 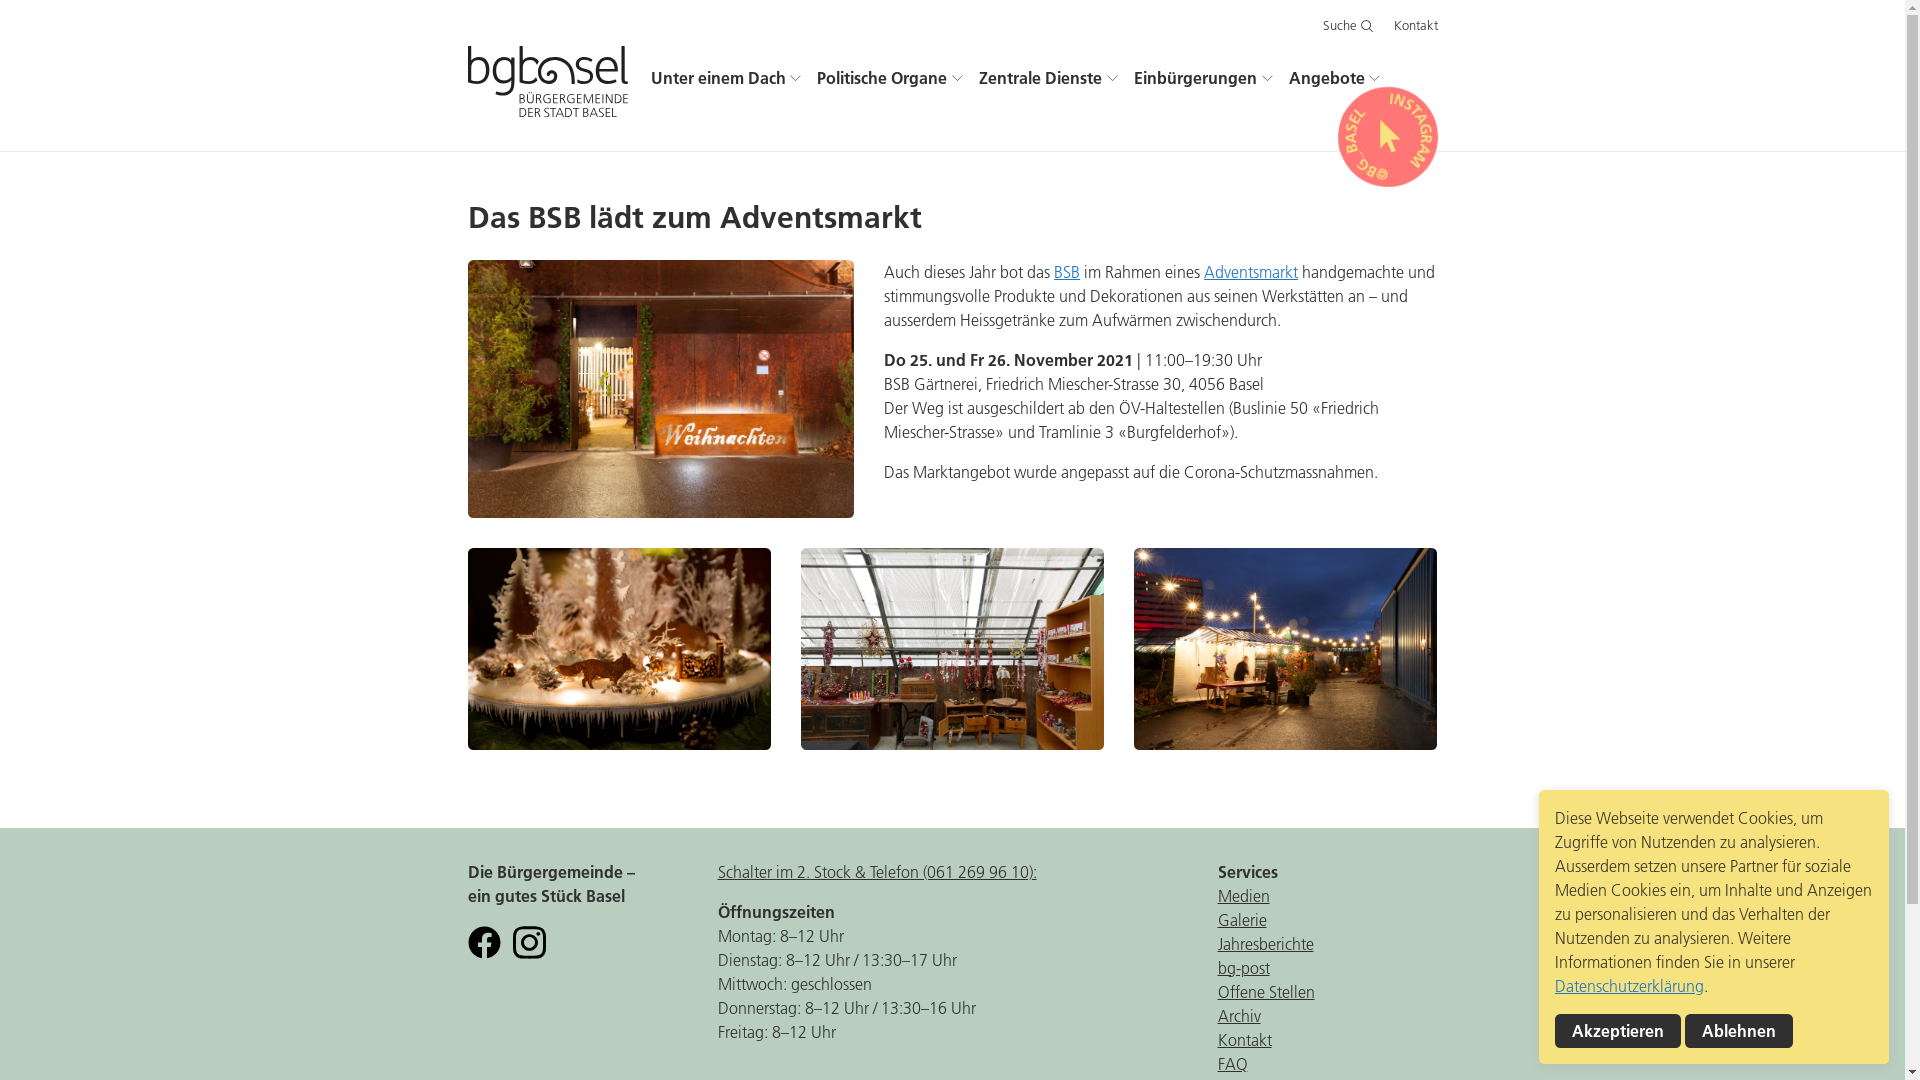 What do you see at coordinates (1265, 991) in the screenshot?
I see `'Offene Stellen'` at bounding box center [1265, 991].